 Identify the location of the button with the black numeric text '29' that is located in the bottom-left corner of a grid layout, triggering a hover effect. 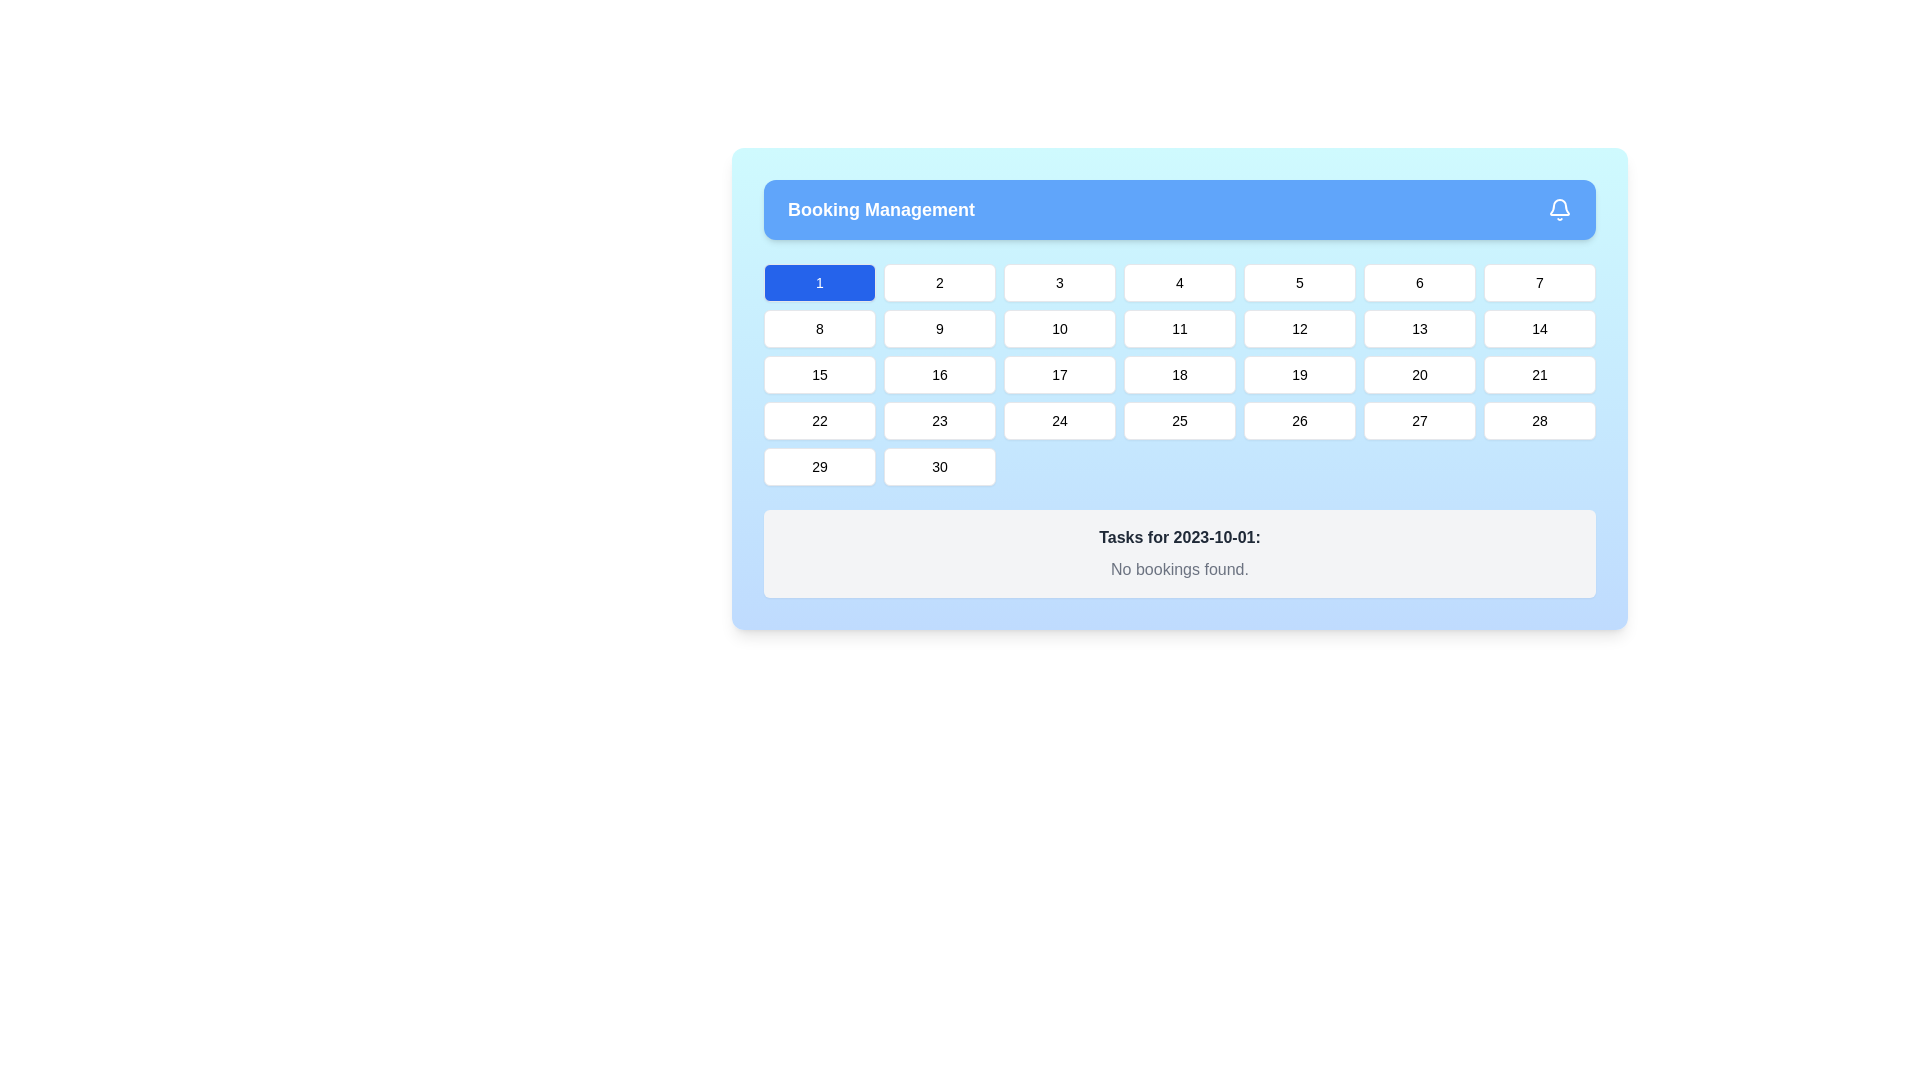
(820, 466).